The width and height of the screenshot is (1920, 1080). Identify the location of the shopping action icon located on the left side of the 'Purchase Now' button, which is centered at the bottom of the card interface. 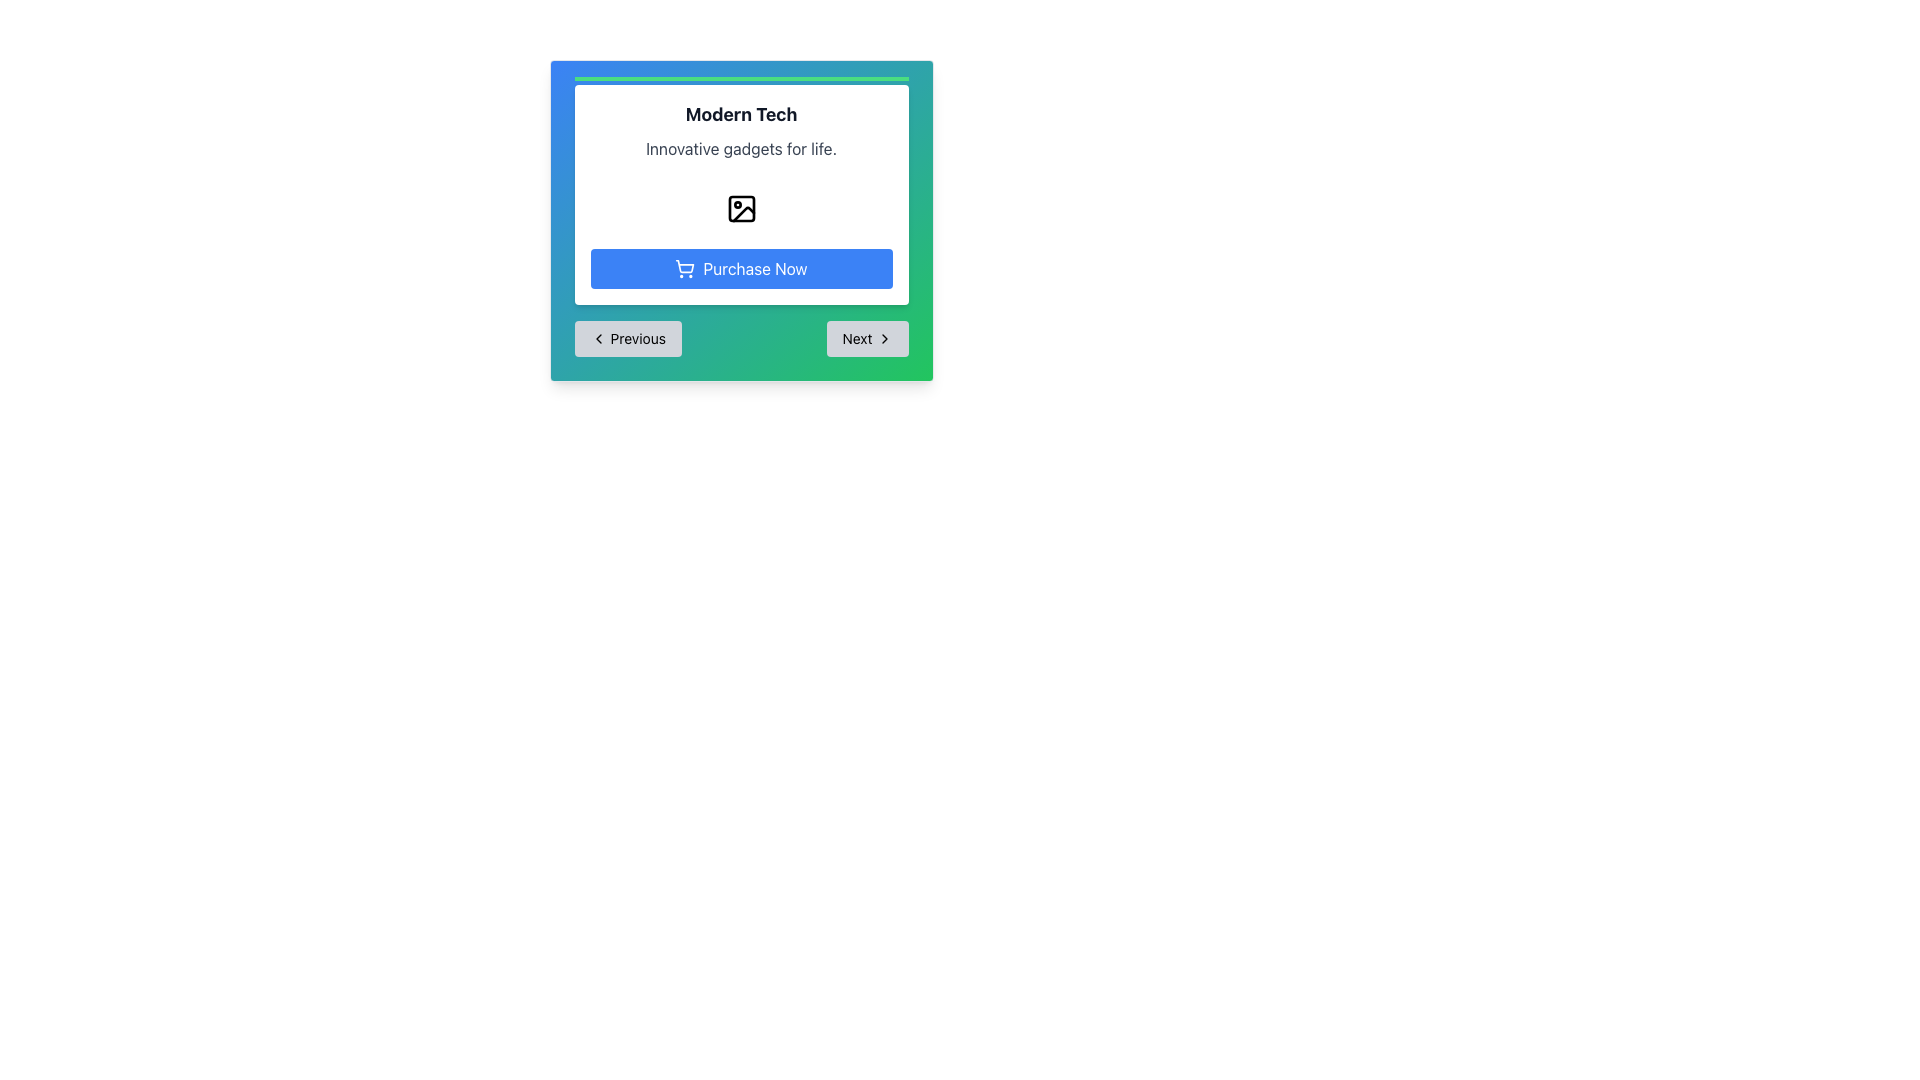
(685, 268).